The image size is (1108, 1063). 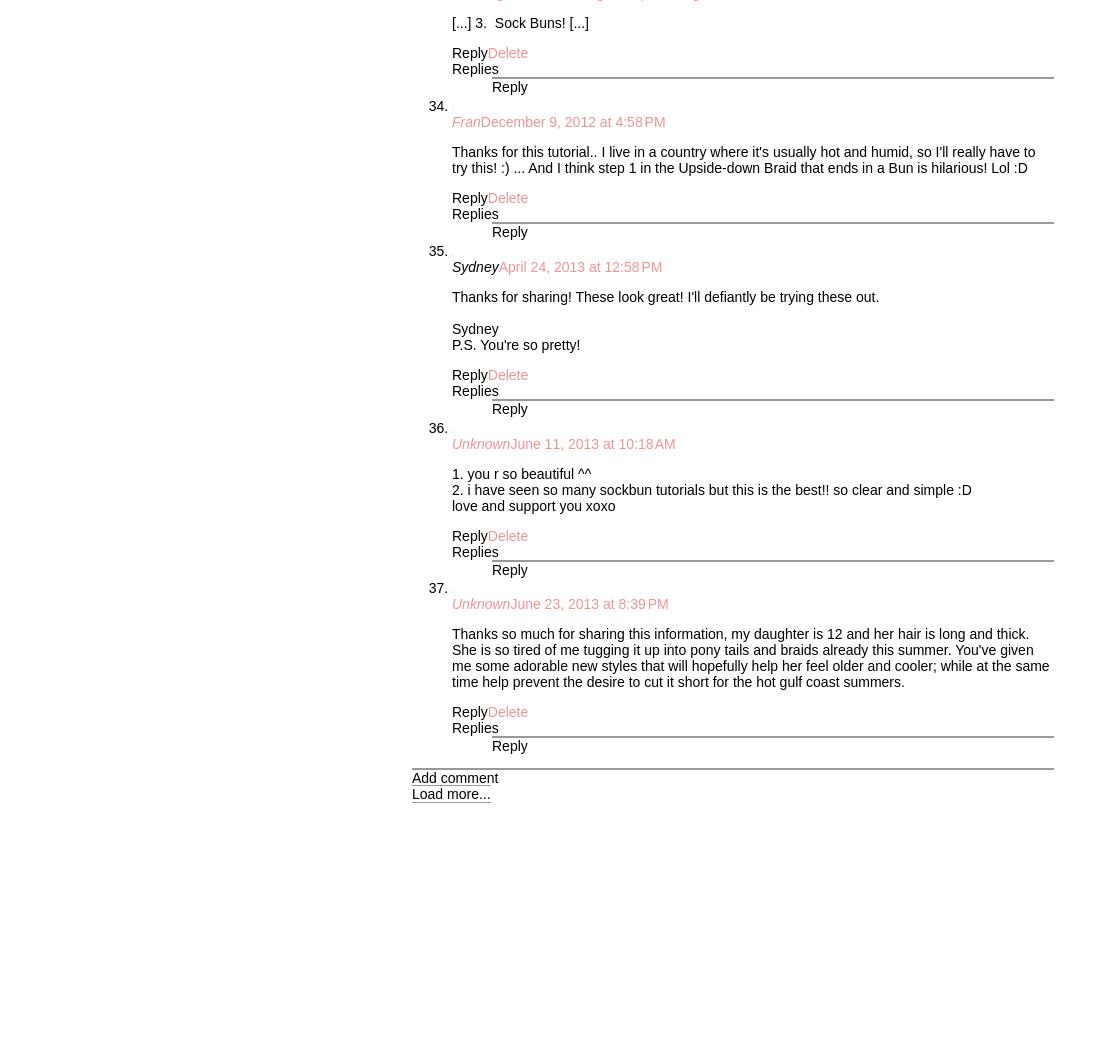 I want to click on 'June 23, 2013 at 8:39 PM', so click(x=589, y=602).